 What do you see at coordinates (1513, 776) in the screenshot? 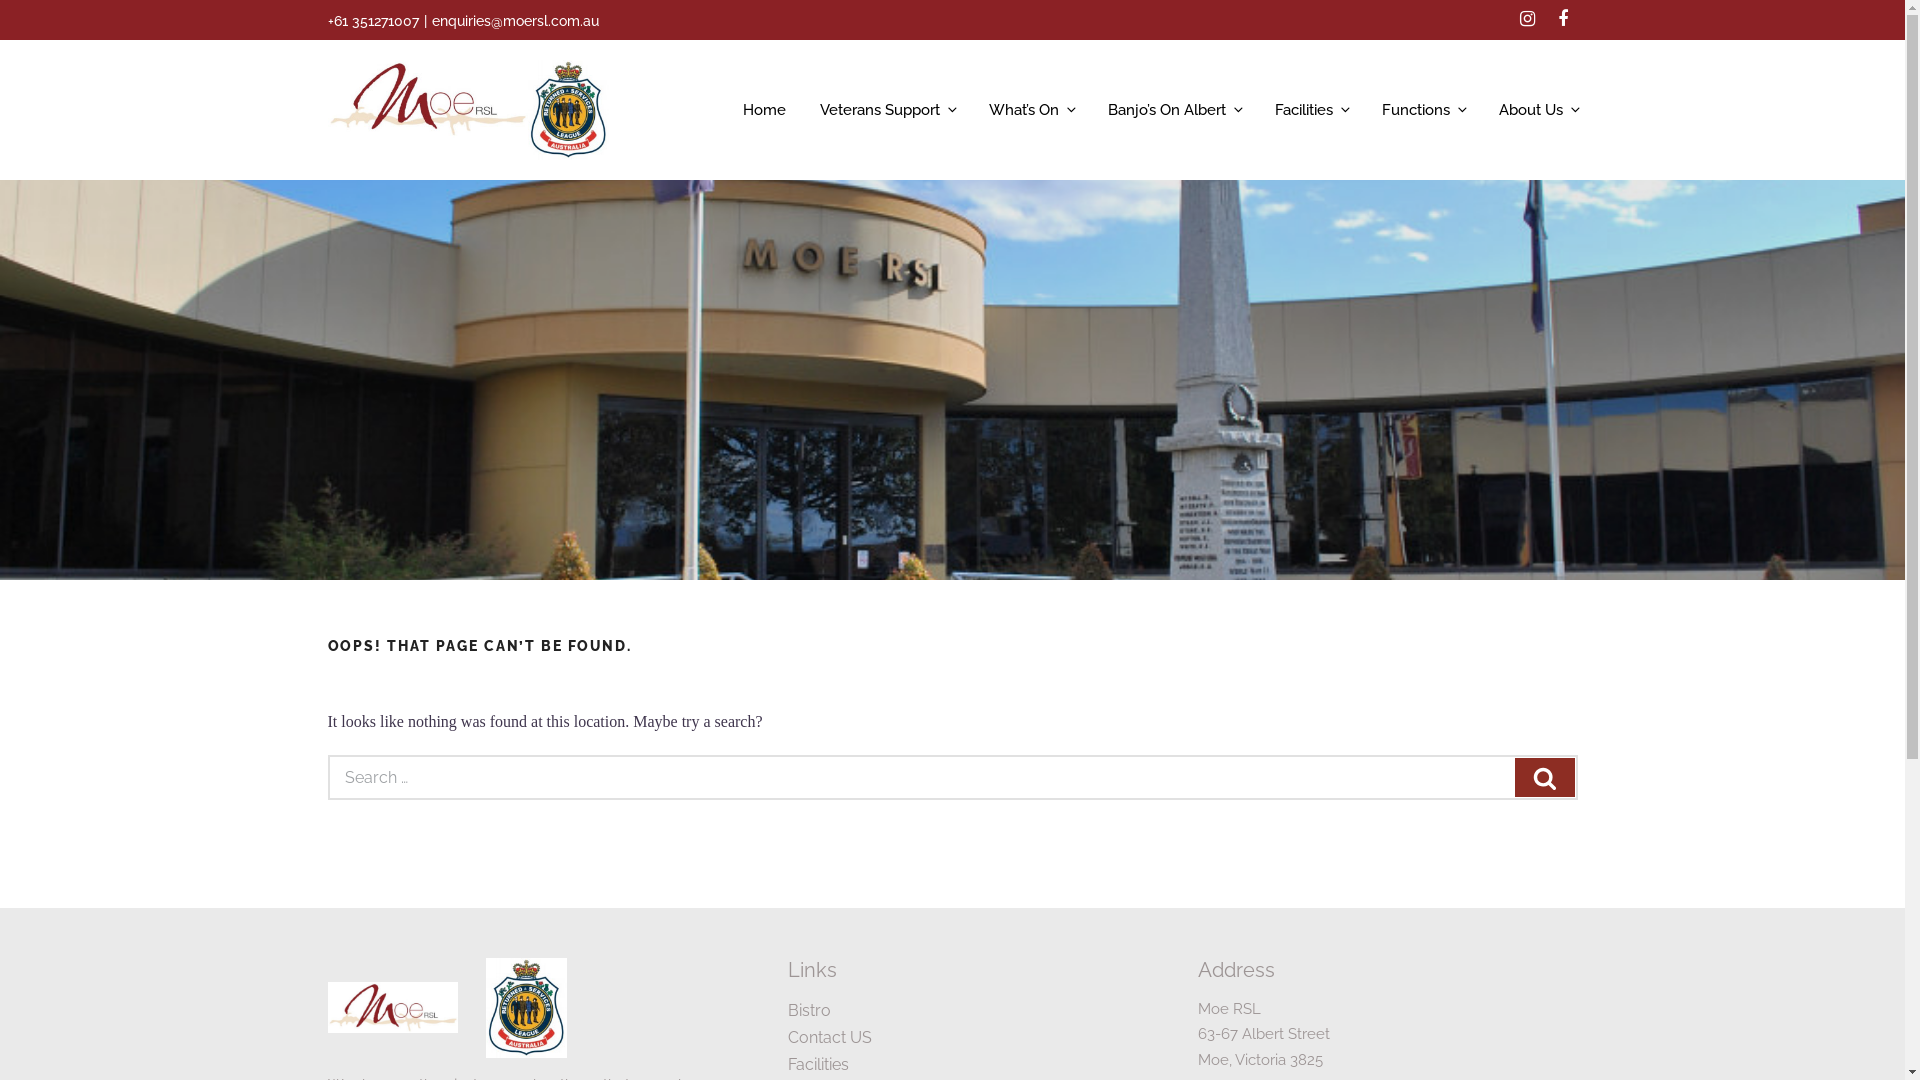
I see `'Search'` at bounding box center [1513, 776].